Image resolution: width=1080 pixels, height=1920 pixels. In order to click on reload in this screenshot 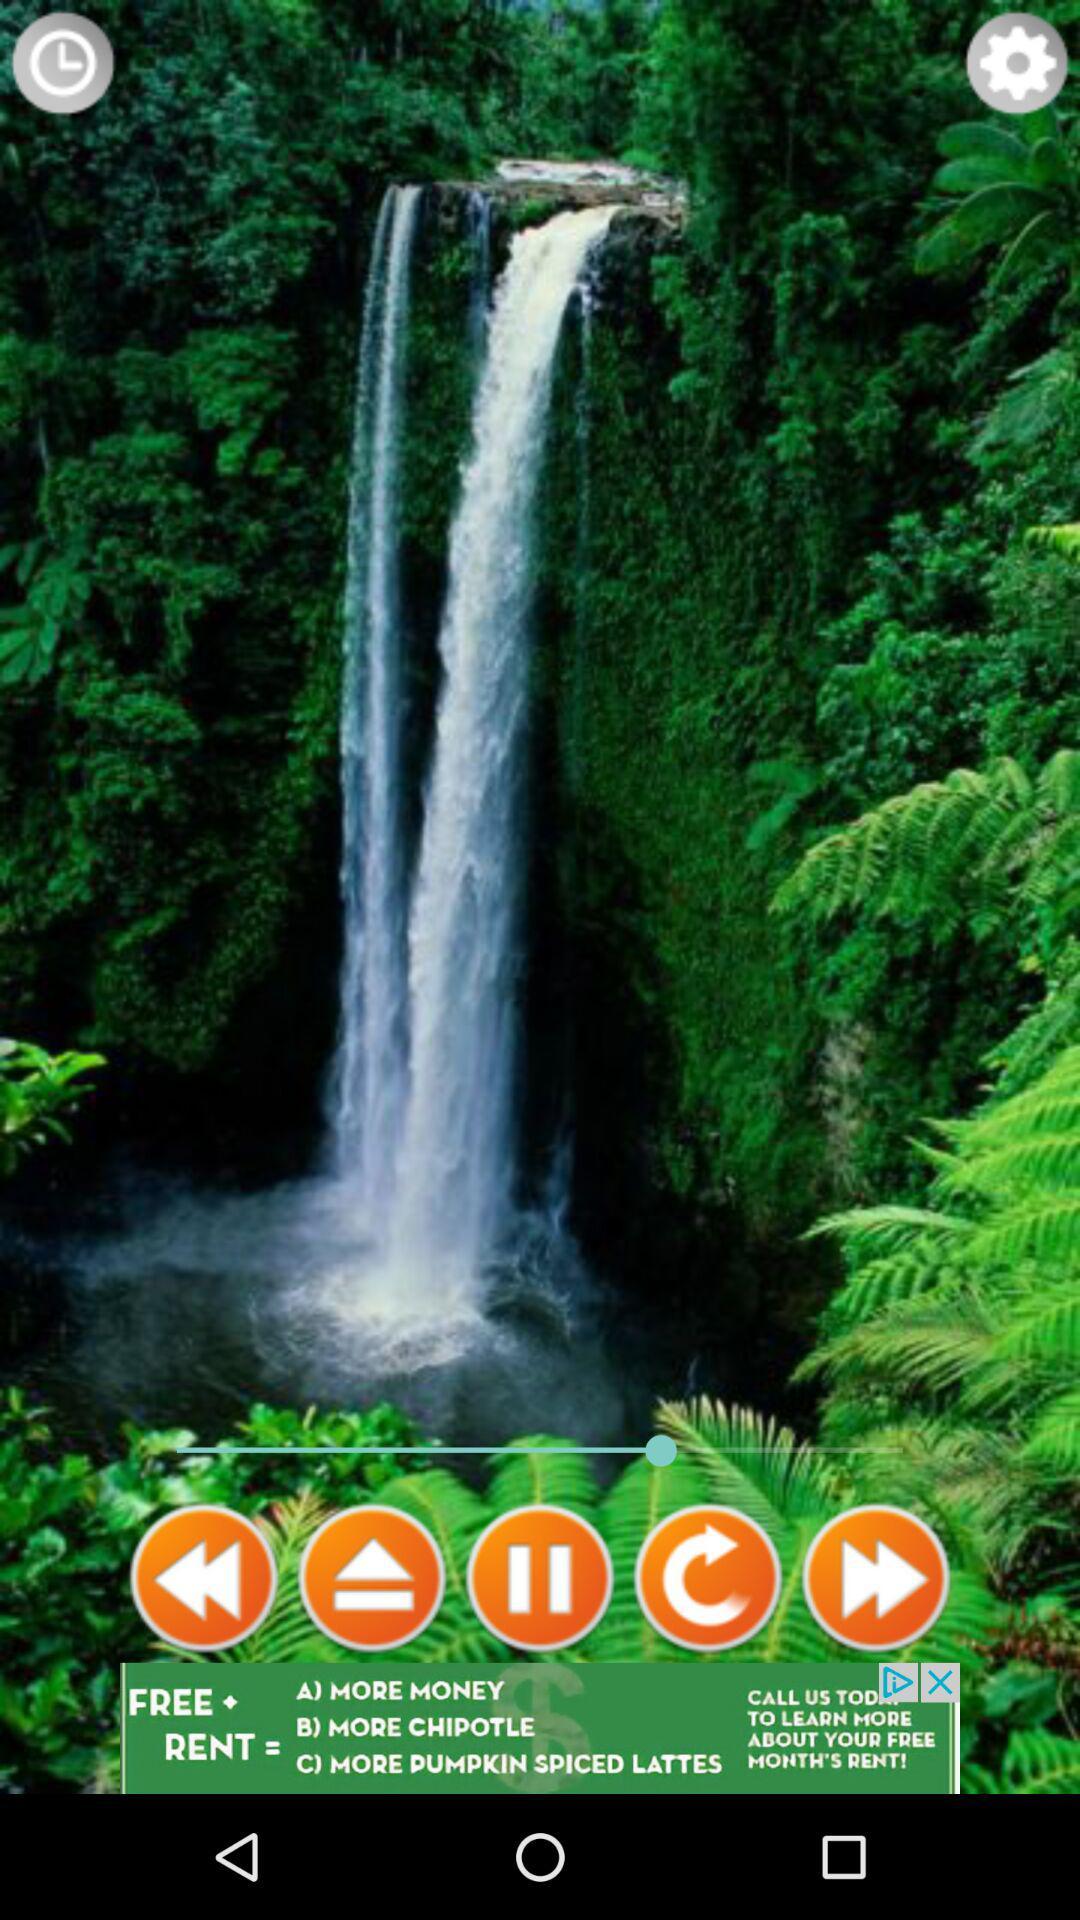, I will do `click(707, 1577)`.